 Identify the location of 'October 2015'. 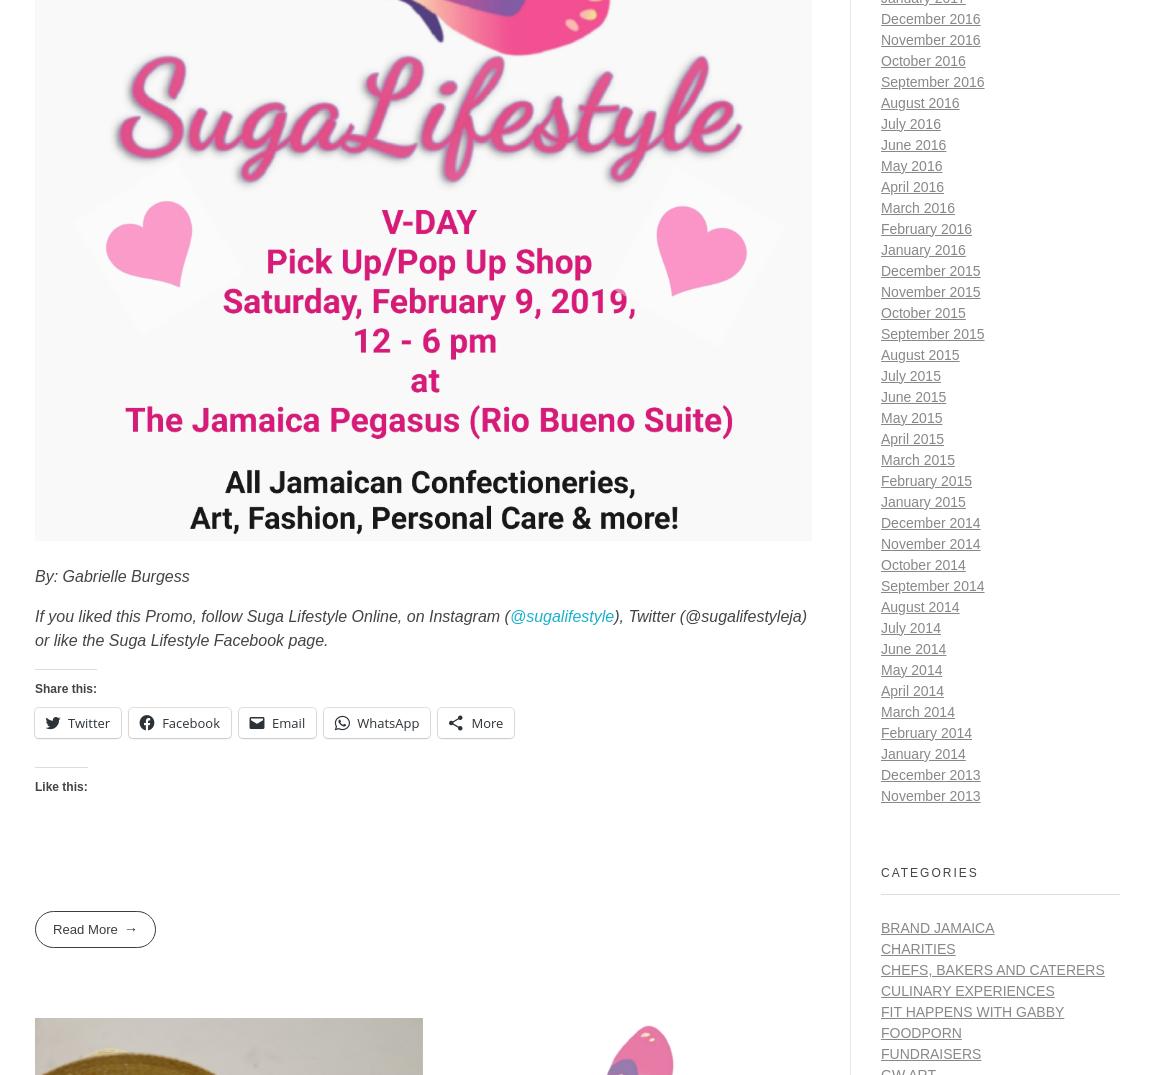
(881, 310).